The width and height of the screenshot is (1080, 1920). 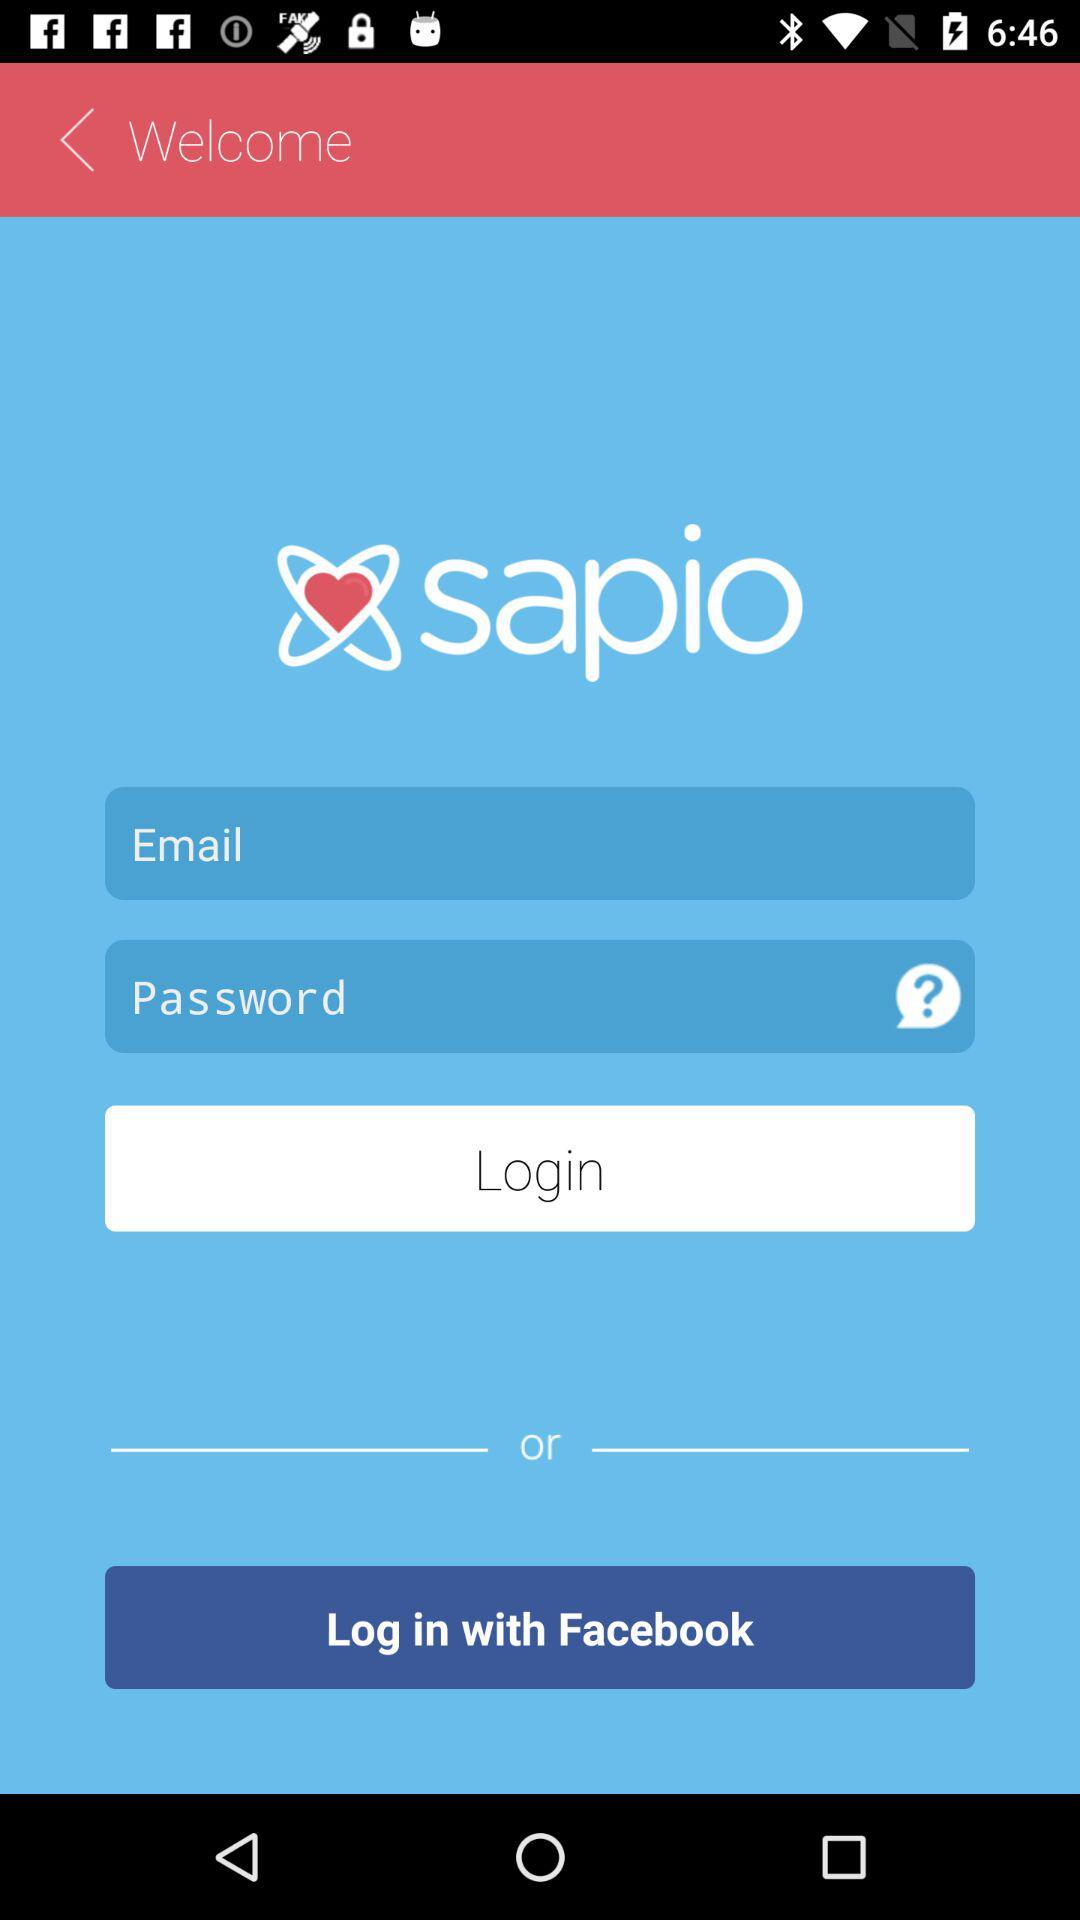 What do you see at coordinates (540, 843) in the screenshot?
I see `email address` at bounding box center [540, 843].